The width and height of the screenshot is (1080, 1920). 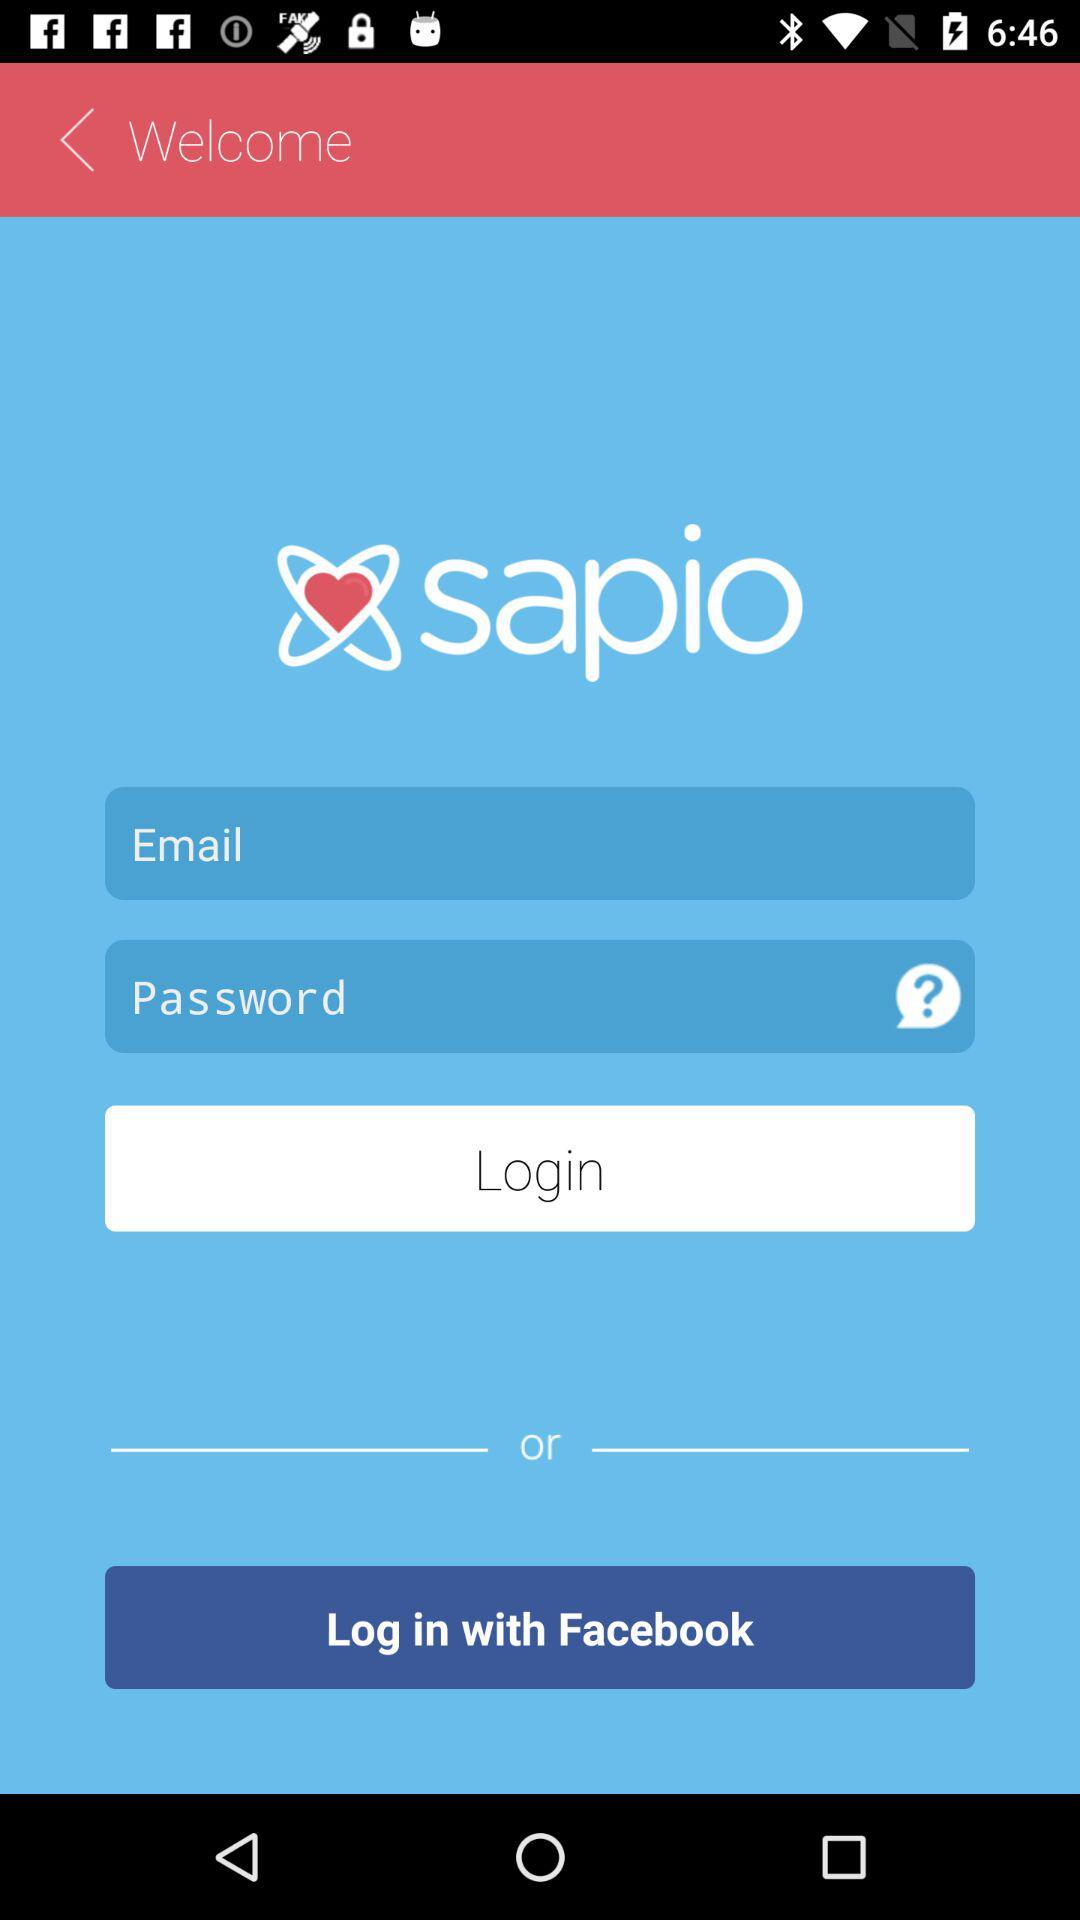 What do you see at coordinates (540, 843) in the screenshot?
I see `email address` at bounding box center [540, 843].